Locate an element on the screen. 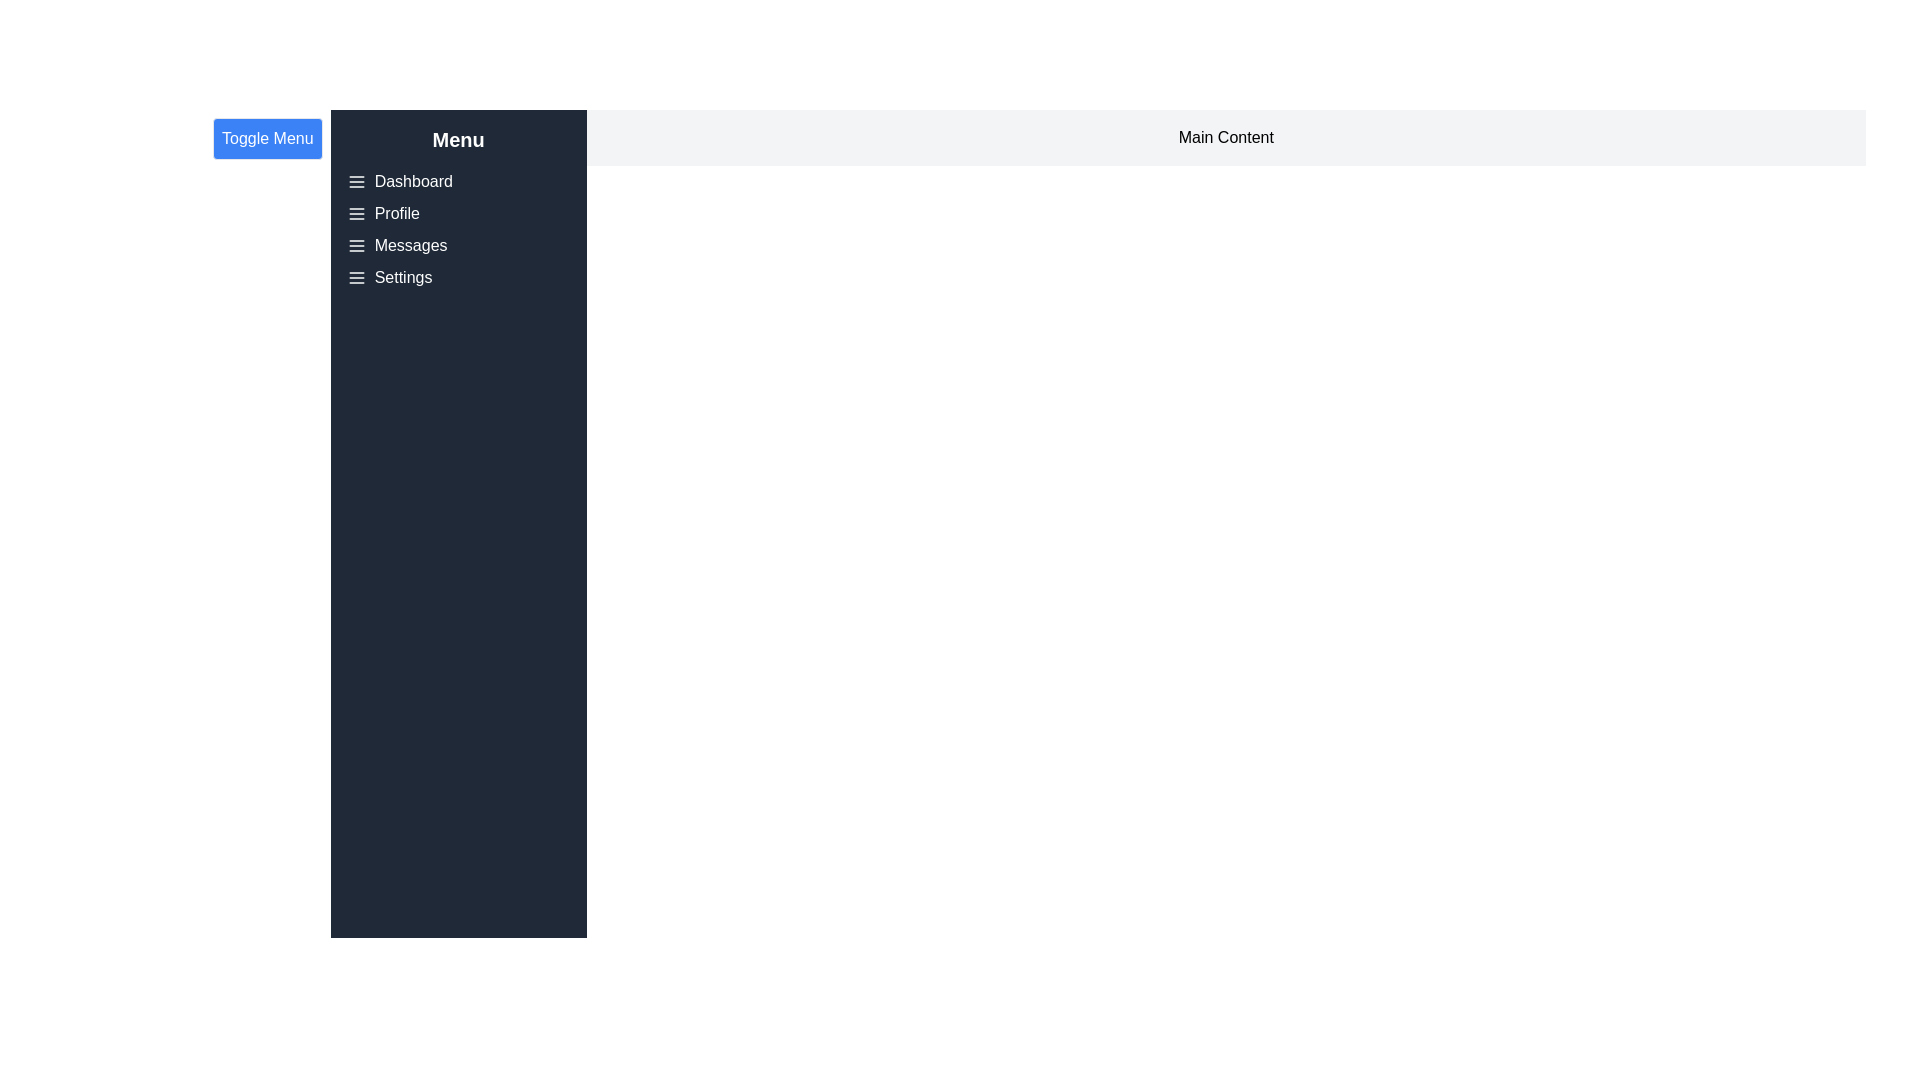 Image resolution: width=1920 pixels, height=1080 pixels. 'Toggle Menu' button to toggle the visibility of the menu is located at coordinates (266, 137).